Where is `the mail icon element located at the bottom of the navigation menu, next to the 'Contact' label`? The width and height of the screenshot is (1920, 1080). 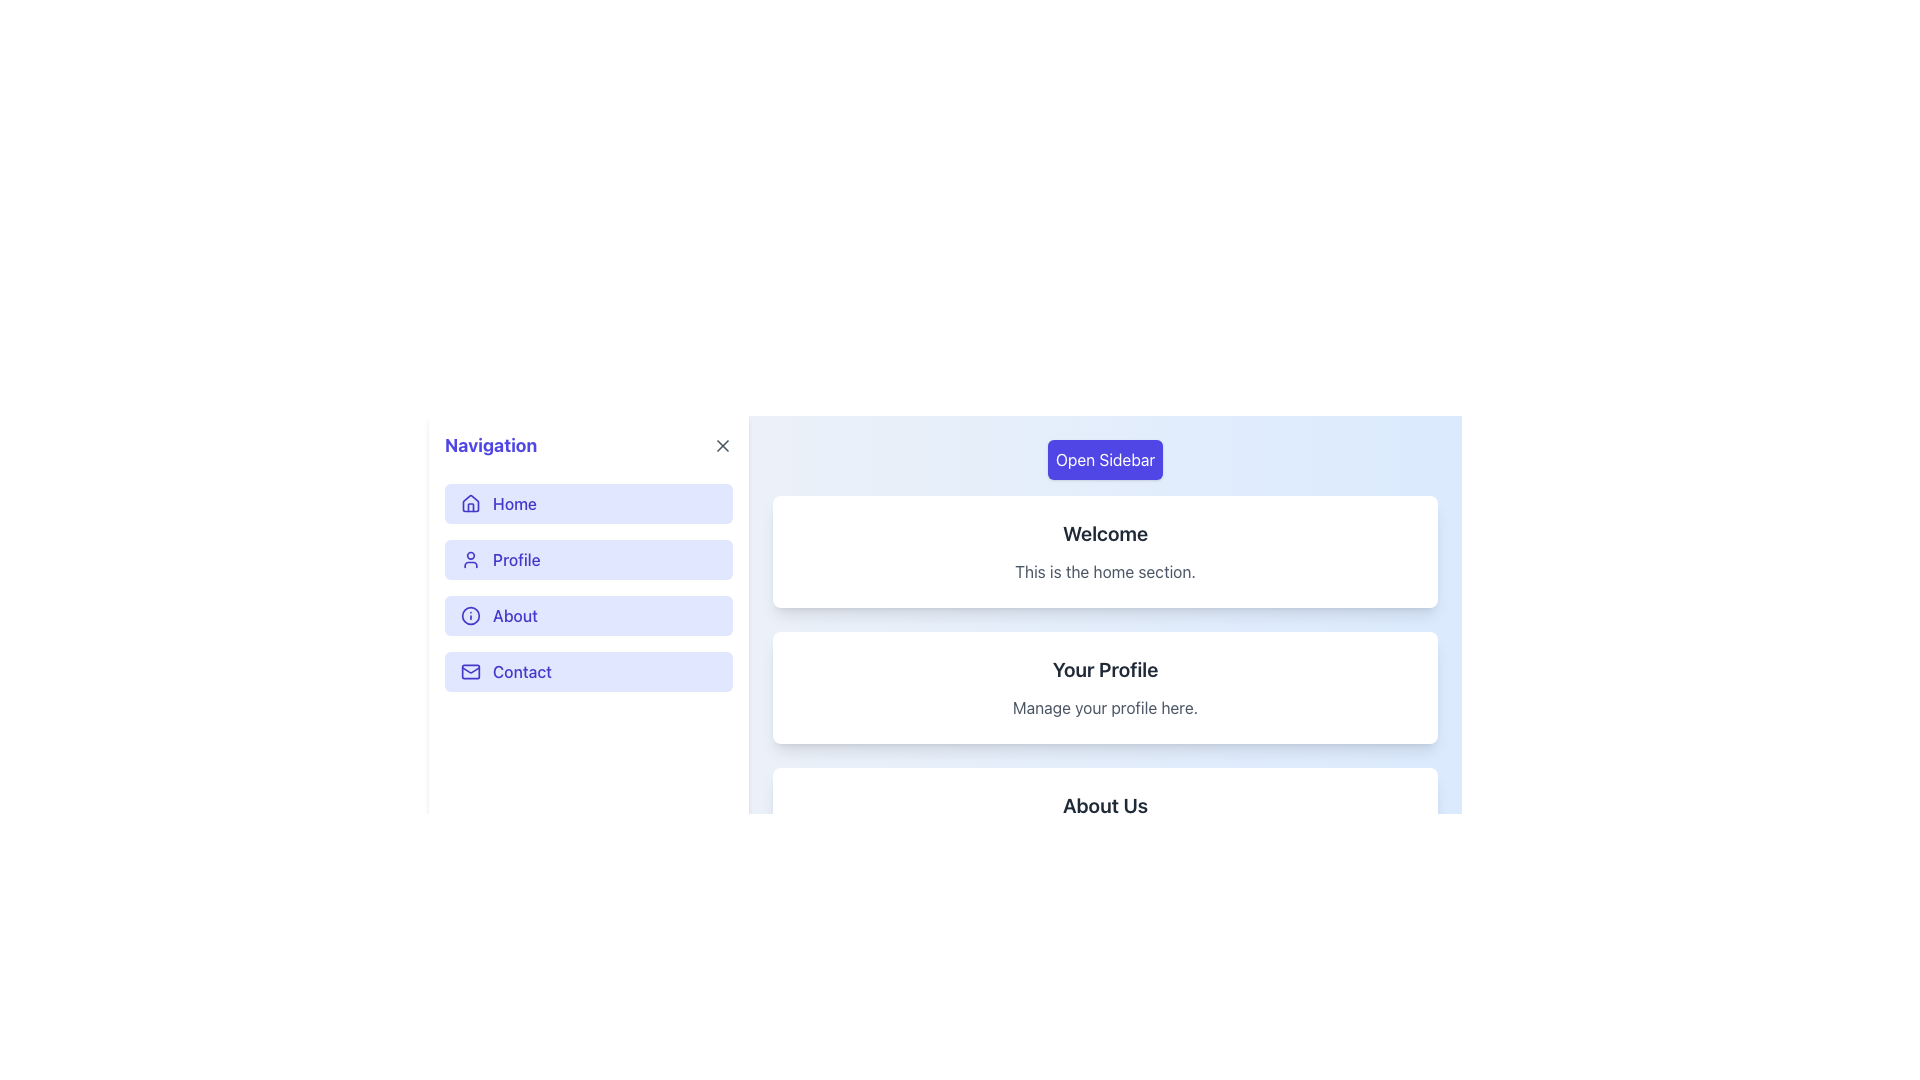
the mail icon element located at the bottom of the navigation menu, next to the 'Contact' label is located at coordinates (469, 670).